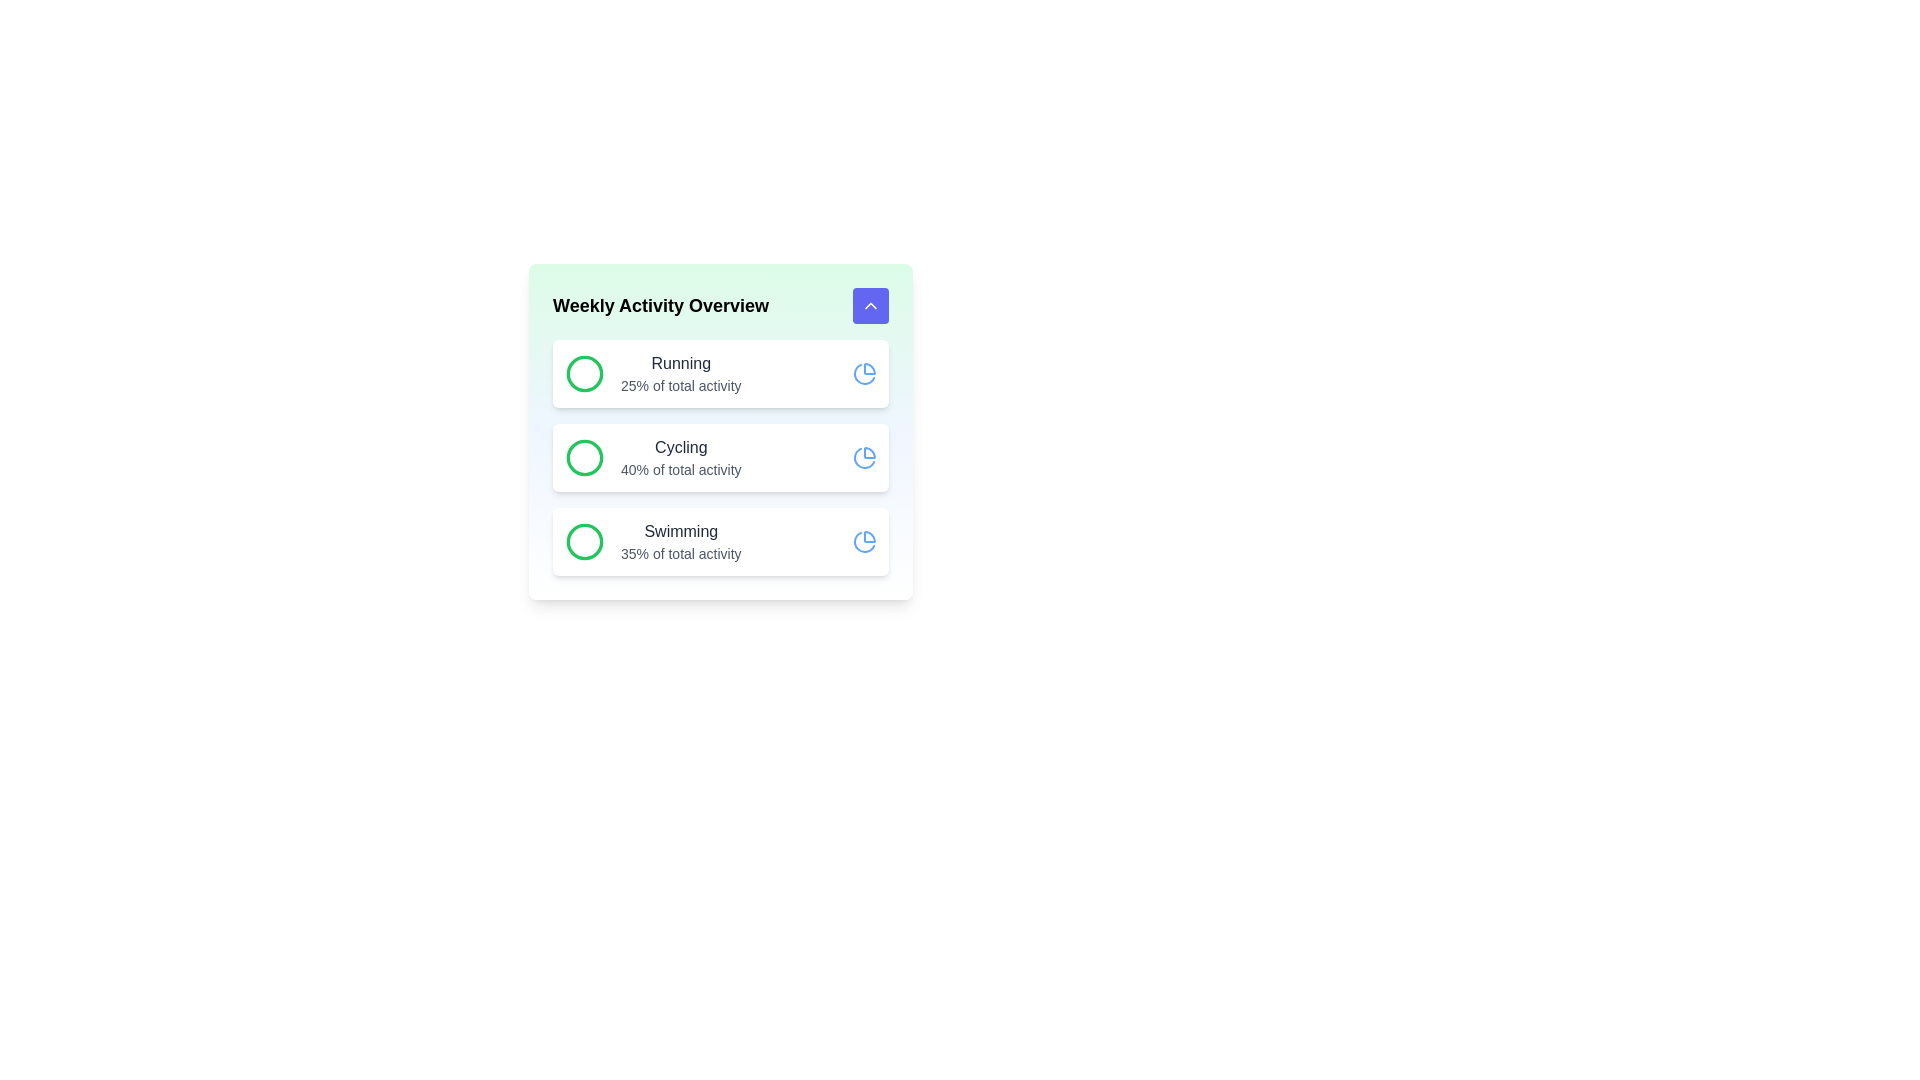 The image size is (1920, 1080). I want to click on the card element that displays 'Cycling 40% of total activity', which is the second item in a vertical list of activity entries, so click(720, 458).